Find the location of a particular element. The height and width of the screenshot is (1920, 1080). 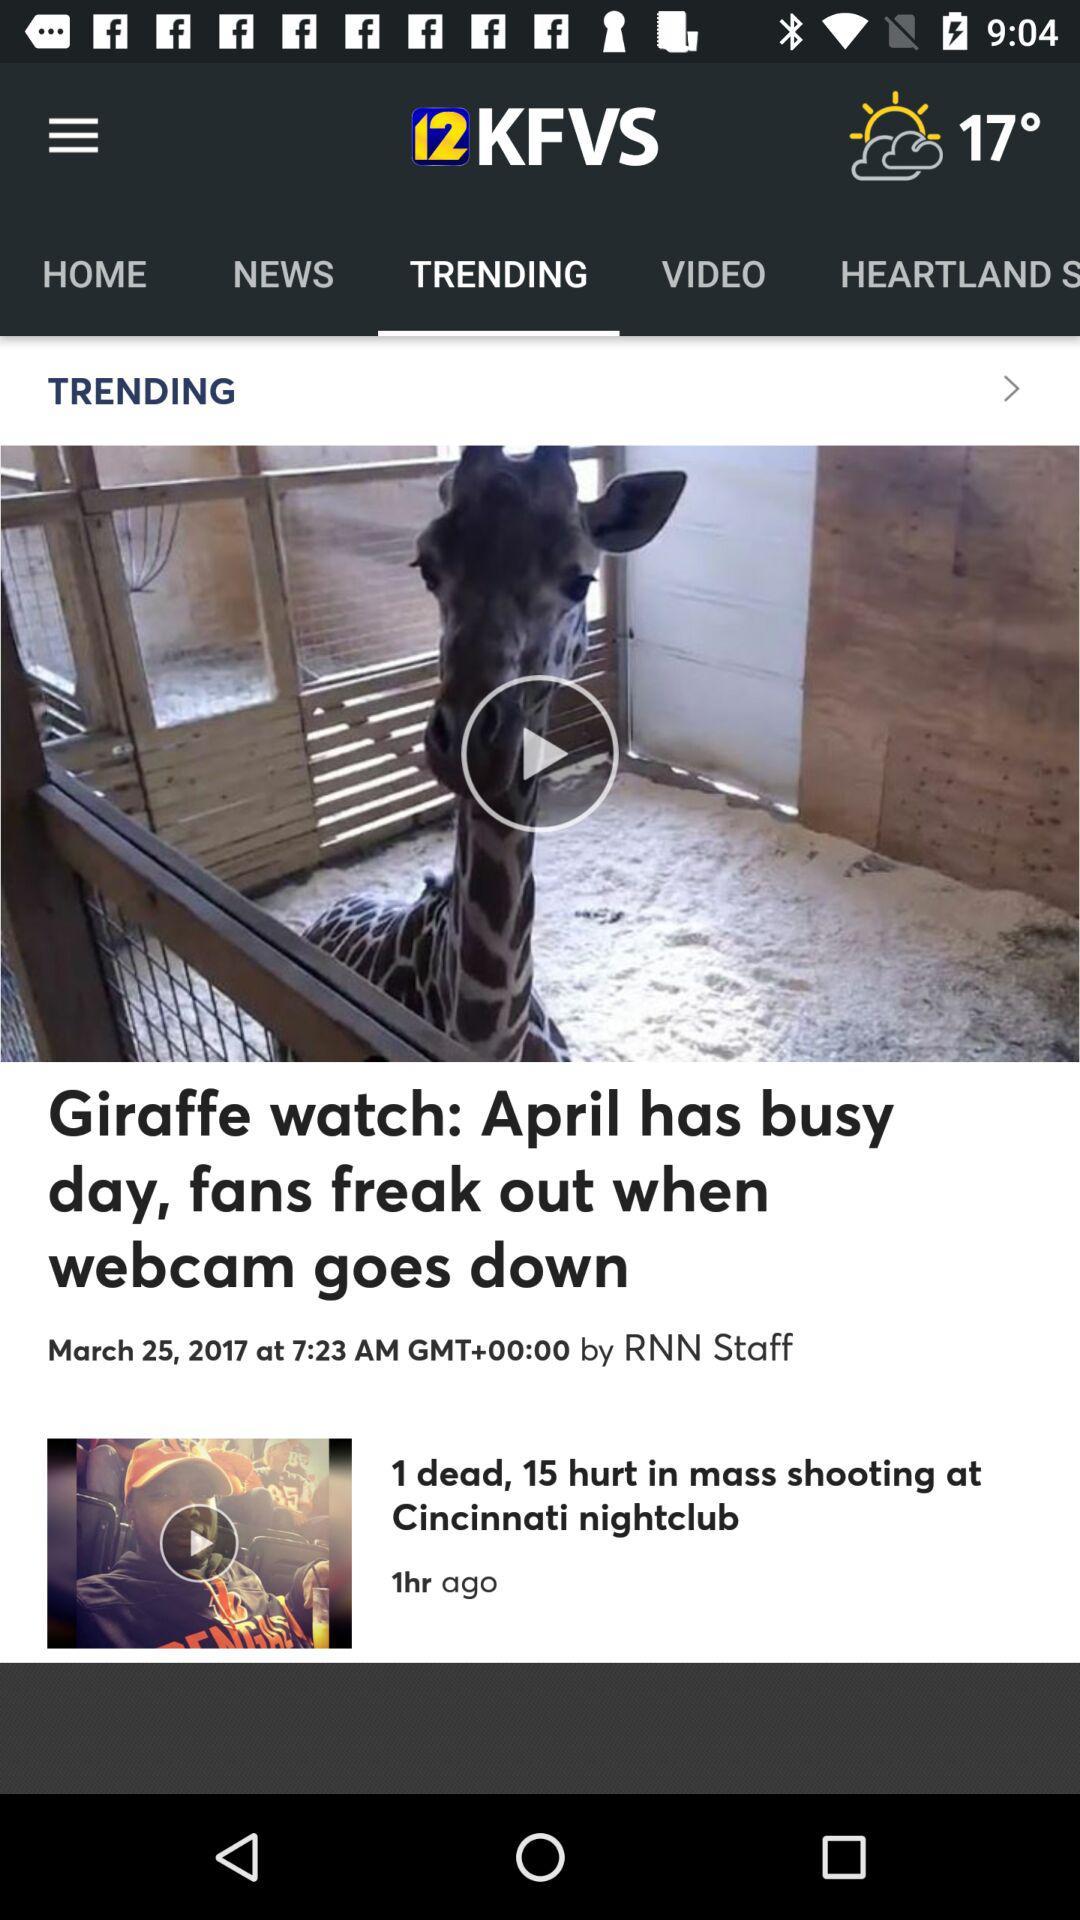

check weather is located at coordinates (894, 135).